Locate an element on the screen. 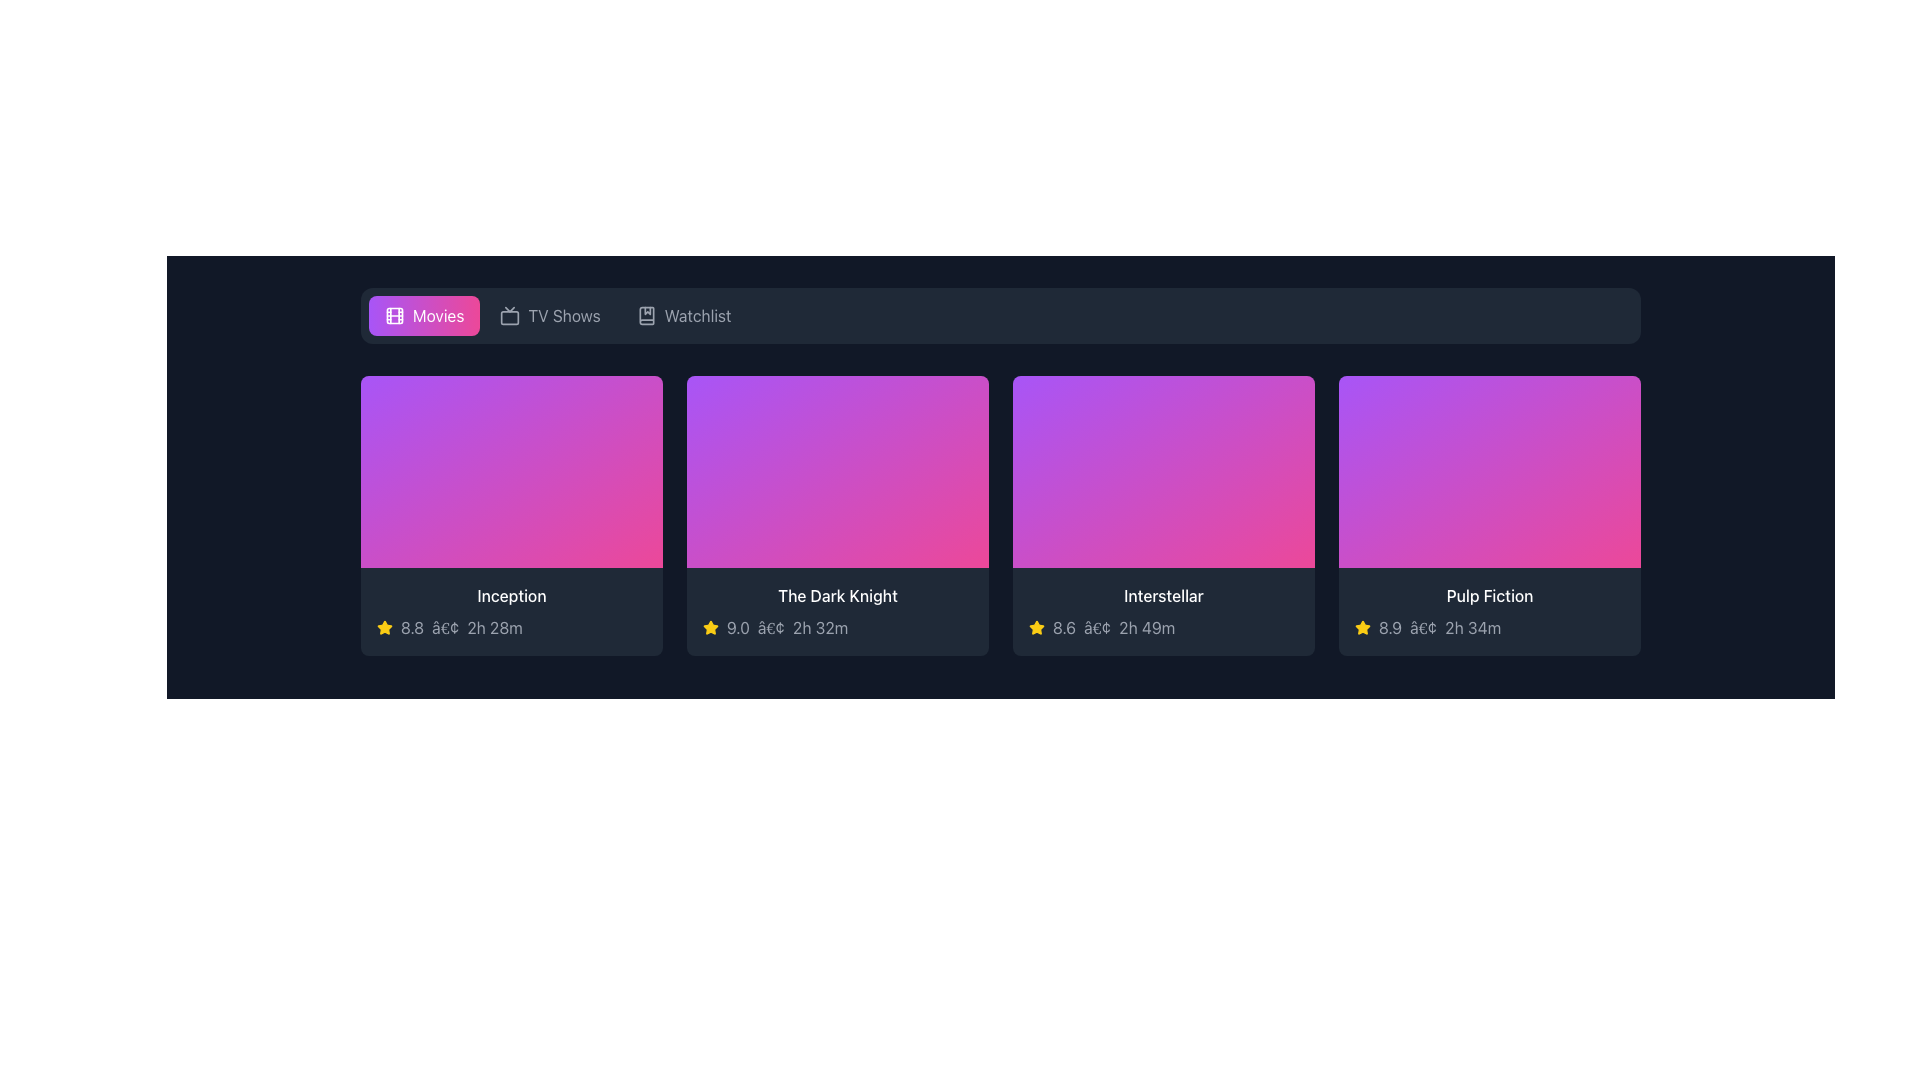 Image resolution: width=1920 pixels, height=1080 pixels. the decorative background area of the 'Pulp Fiction' card, which is a rectangular area with a gradient background transitioning from purple to pink, located at the top section of the fourth movie card is located at coordinates (1489, 471).